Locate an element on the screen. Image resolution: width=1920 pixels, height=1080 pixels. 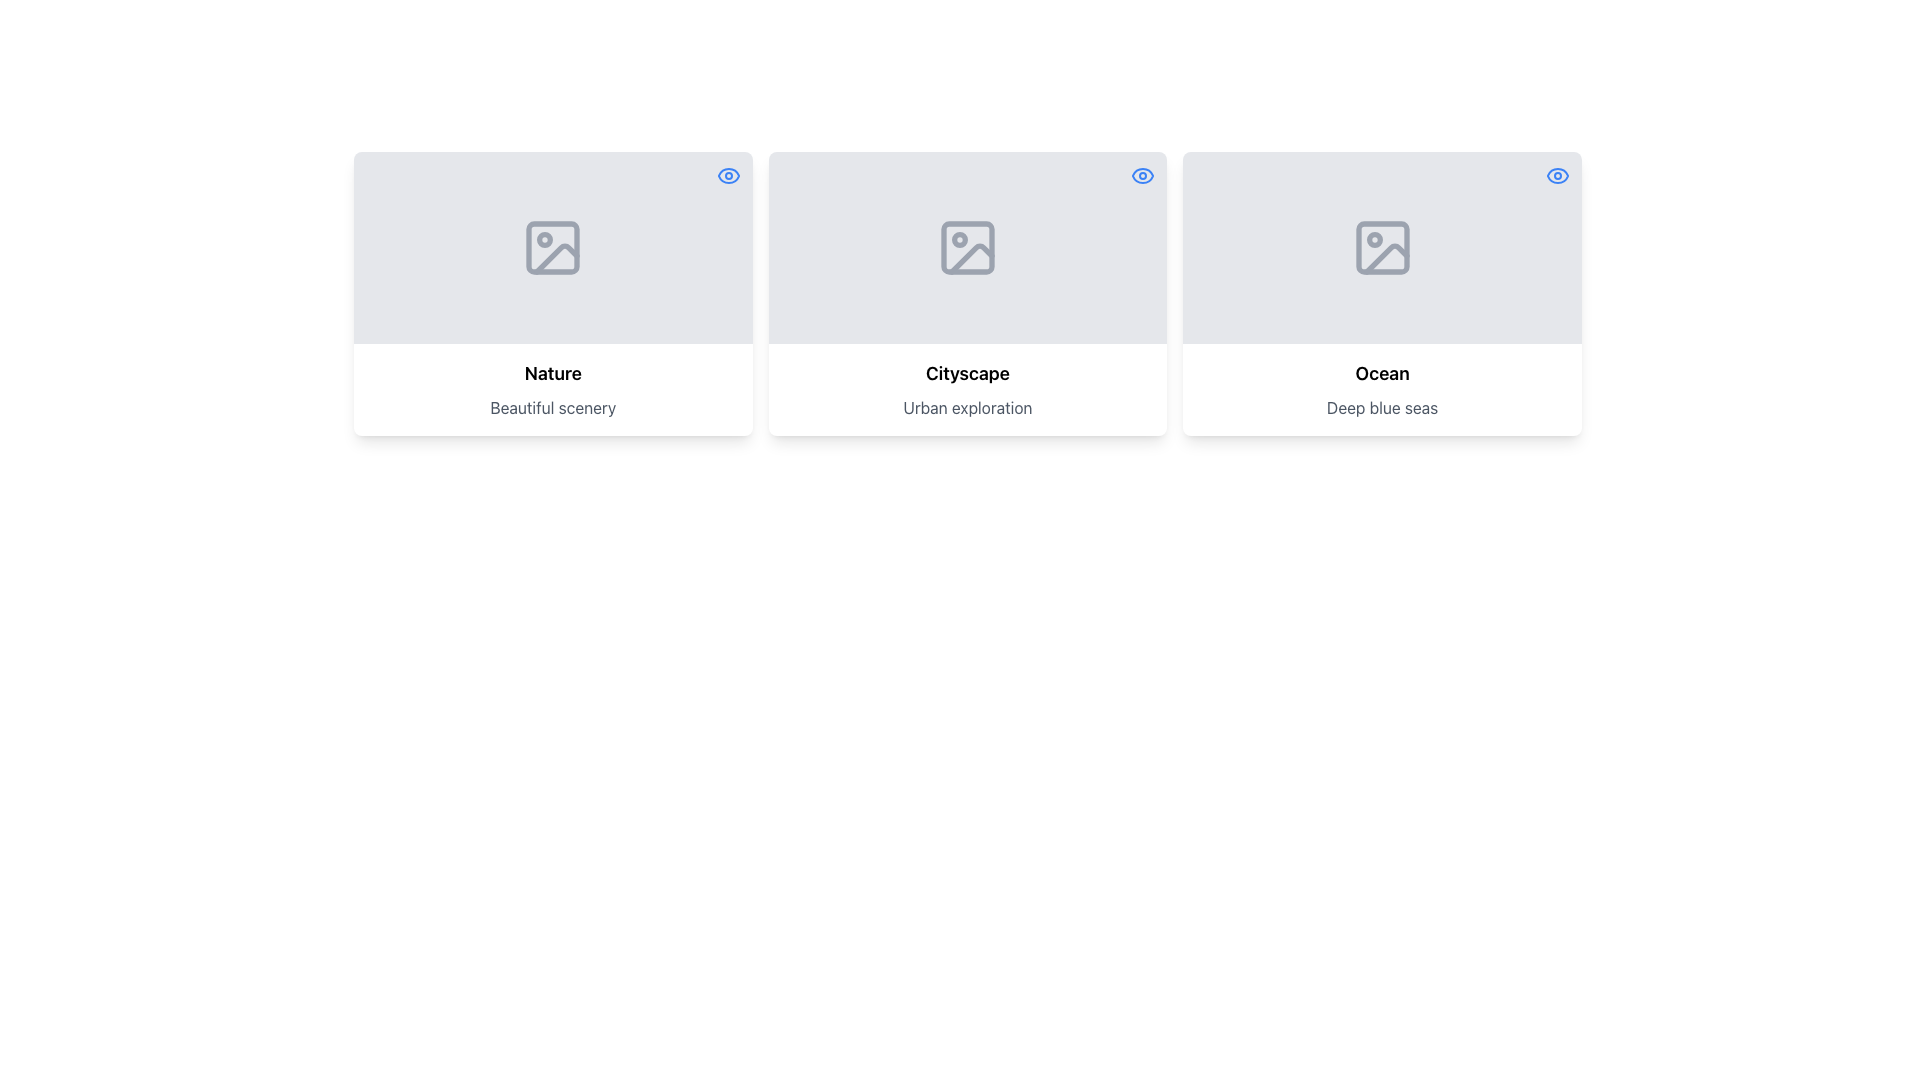
the button located in the top-right corner of the 'Cityscape' card is located at coordinates (1143, 175).